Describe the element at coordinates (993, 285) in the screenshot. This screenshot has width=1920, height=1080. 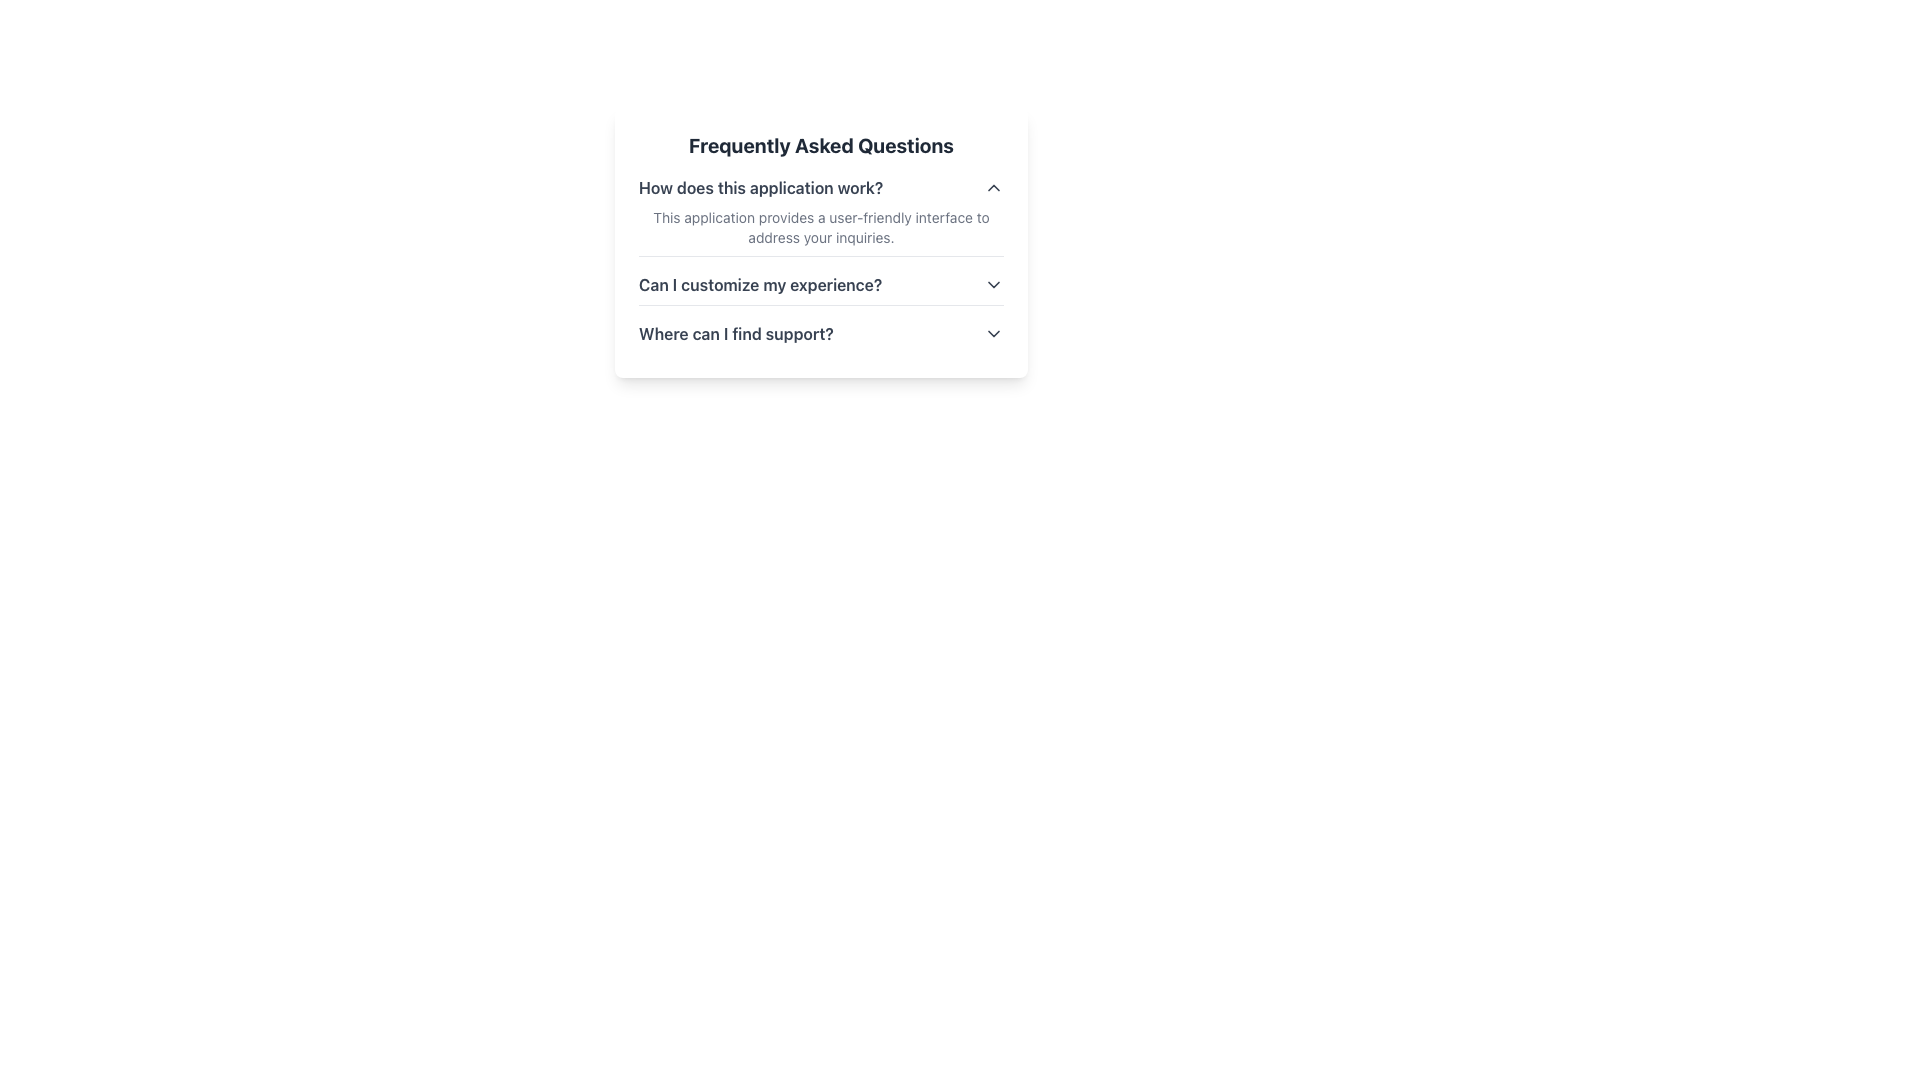
I see `the expandable/collapsible icon located to the right of the text 'Can I customize my experience?'` at that location.